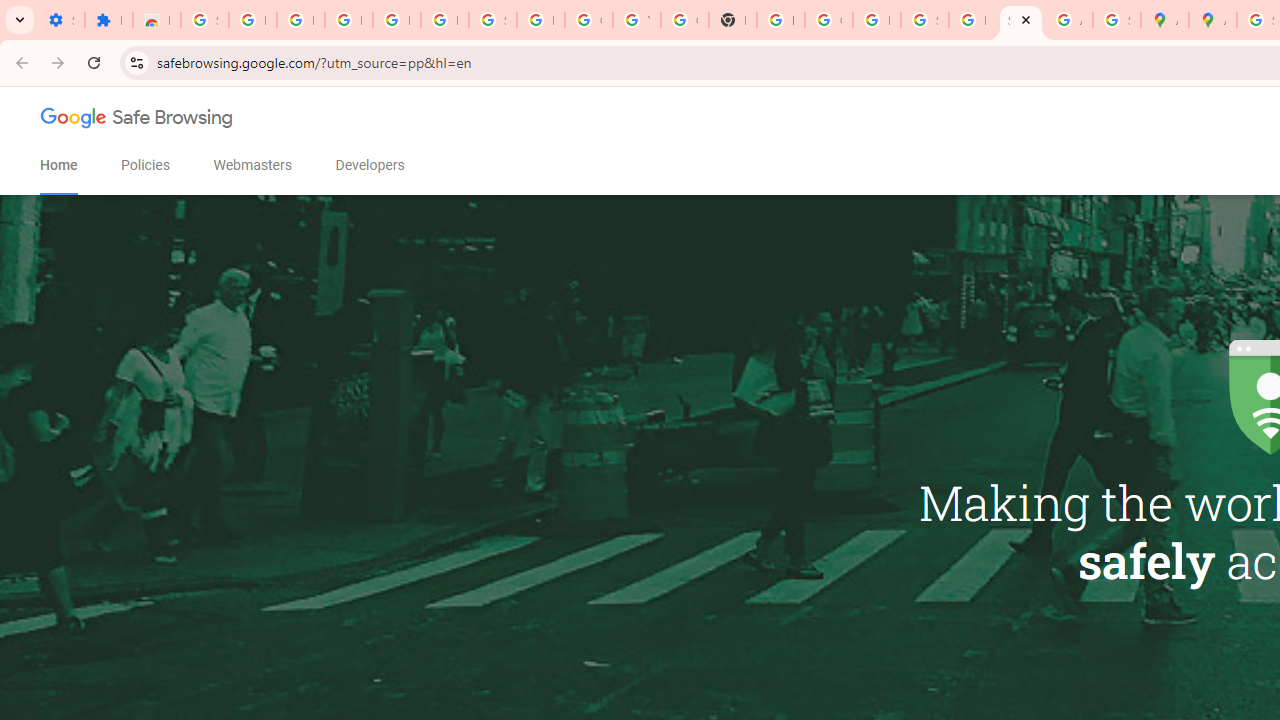 The width and height of the screenshot is (1280, 720). What do you see at coordinates (251, 164) in the screenshot?
I see `'Webmasters'` at bounding box center [251, 164].